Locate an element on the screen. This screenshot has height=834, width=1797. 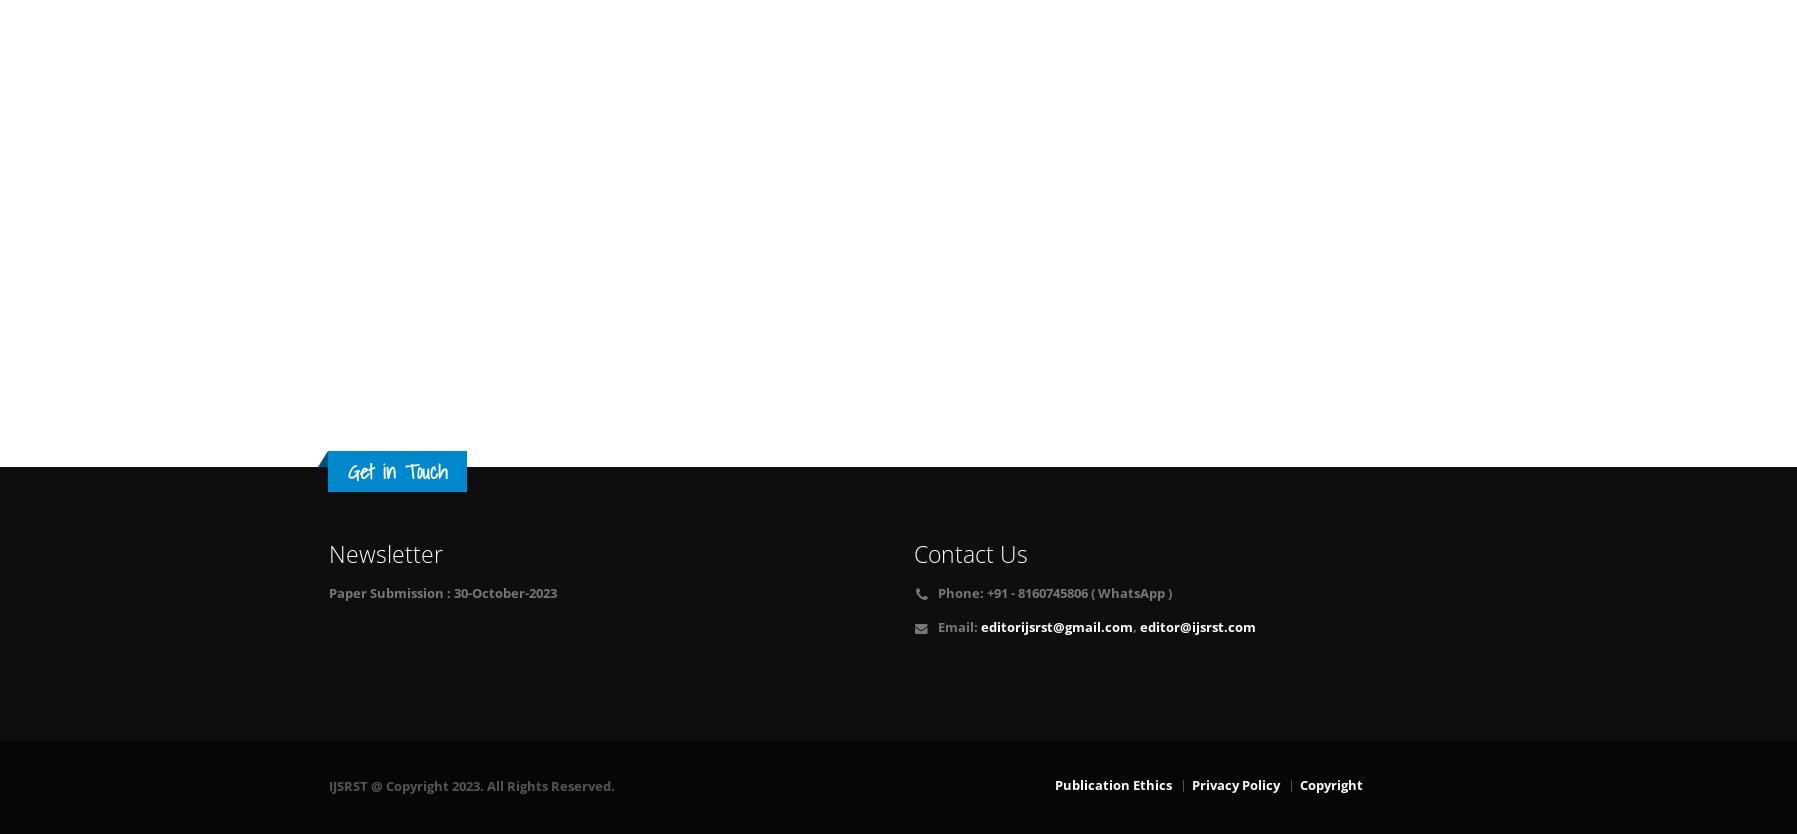
'Copyright' is located at coordinates (1331, 784).